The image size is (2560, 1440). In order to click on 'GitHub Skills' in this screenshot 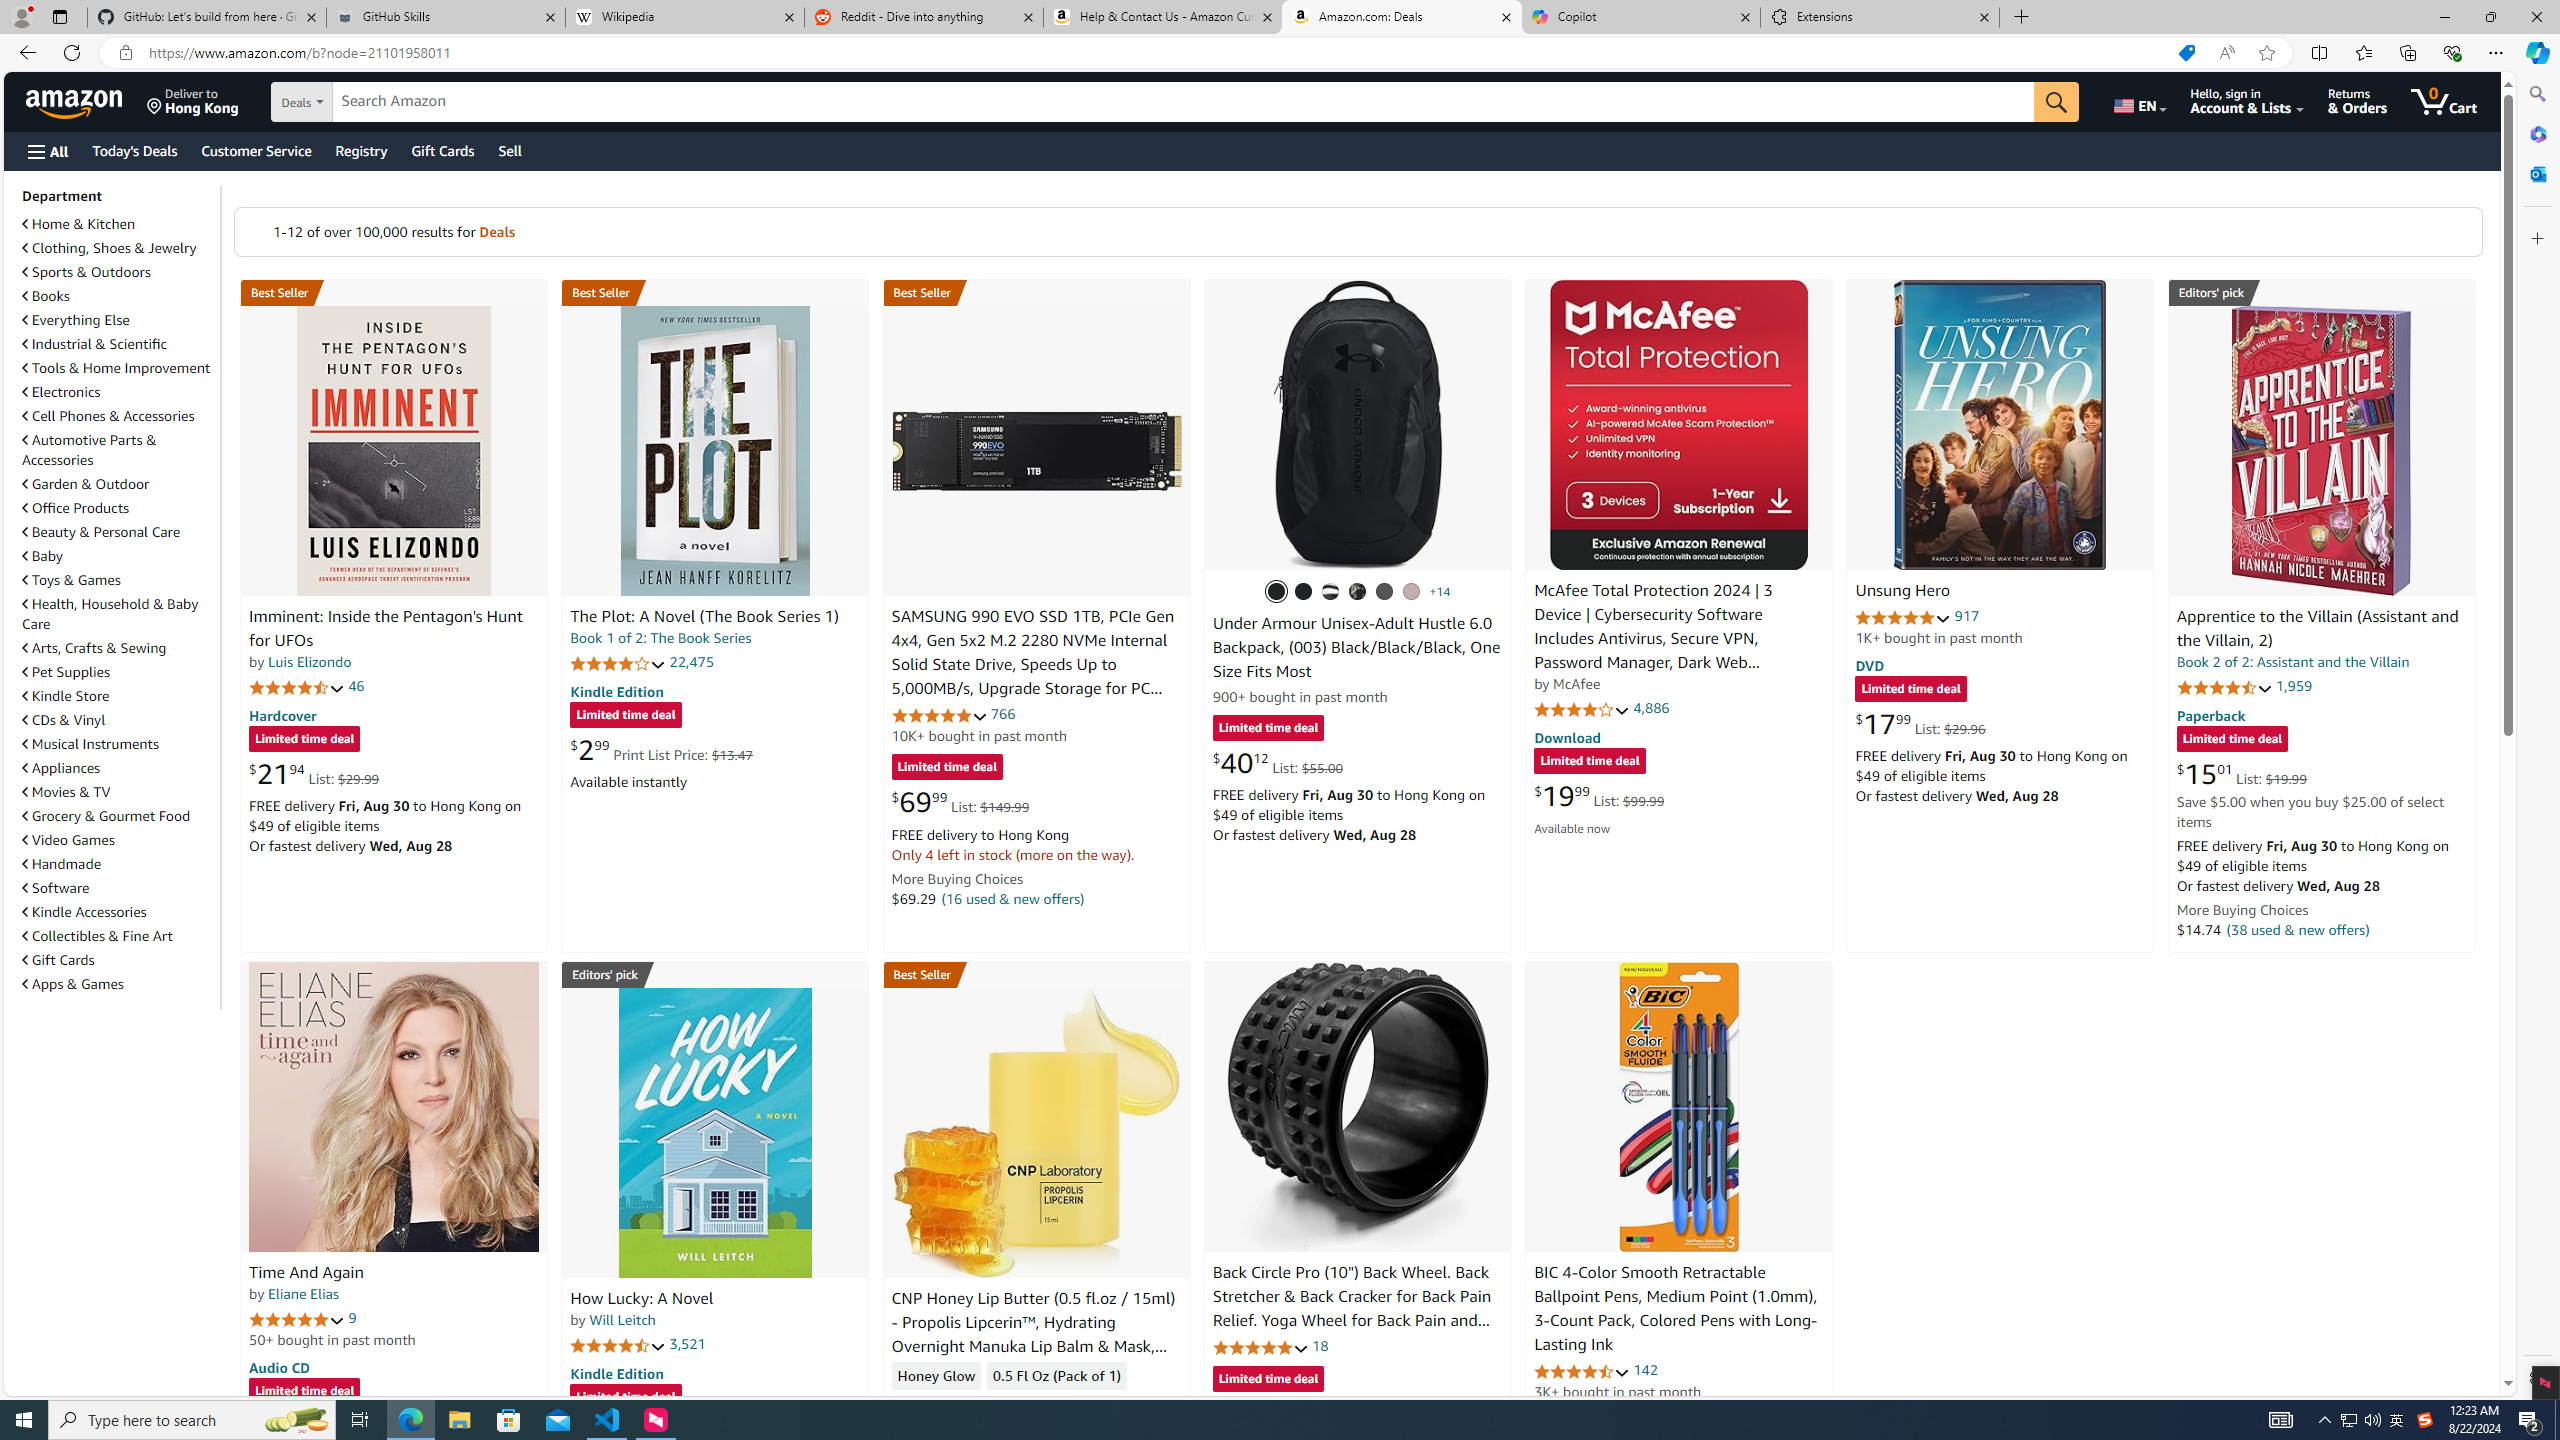, I will do `click(444, 16)`.